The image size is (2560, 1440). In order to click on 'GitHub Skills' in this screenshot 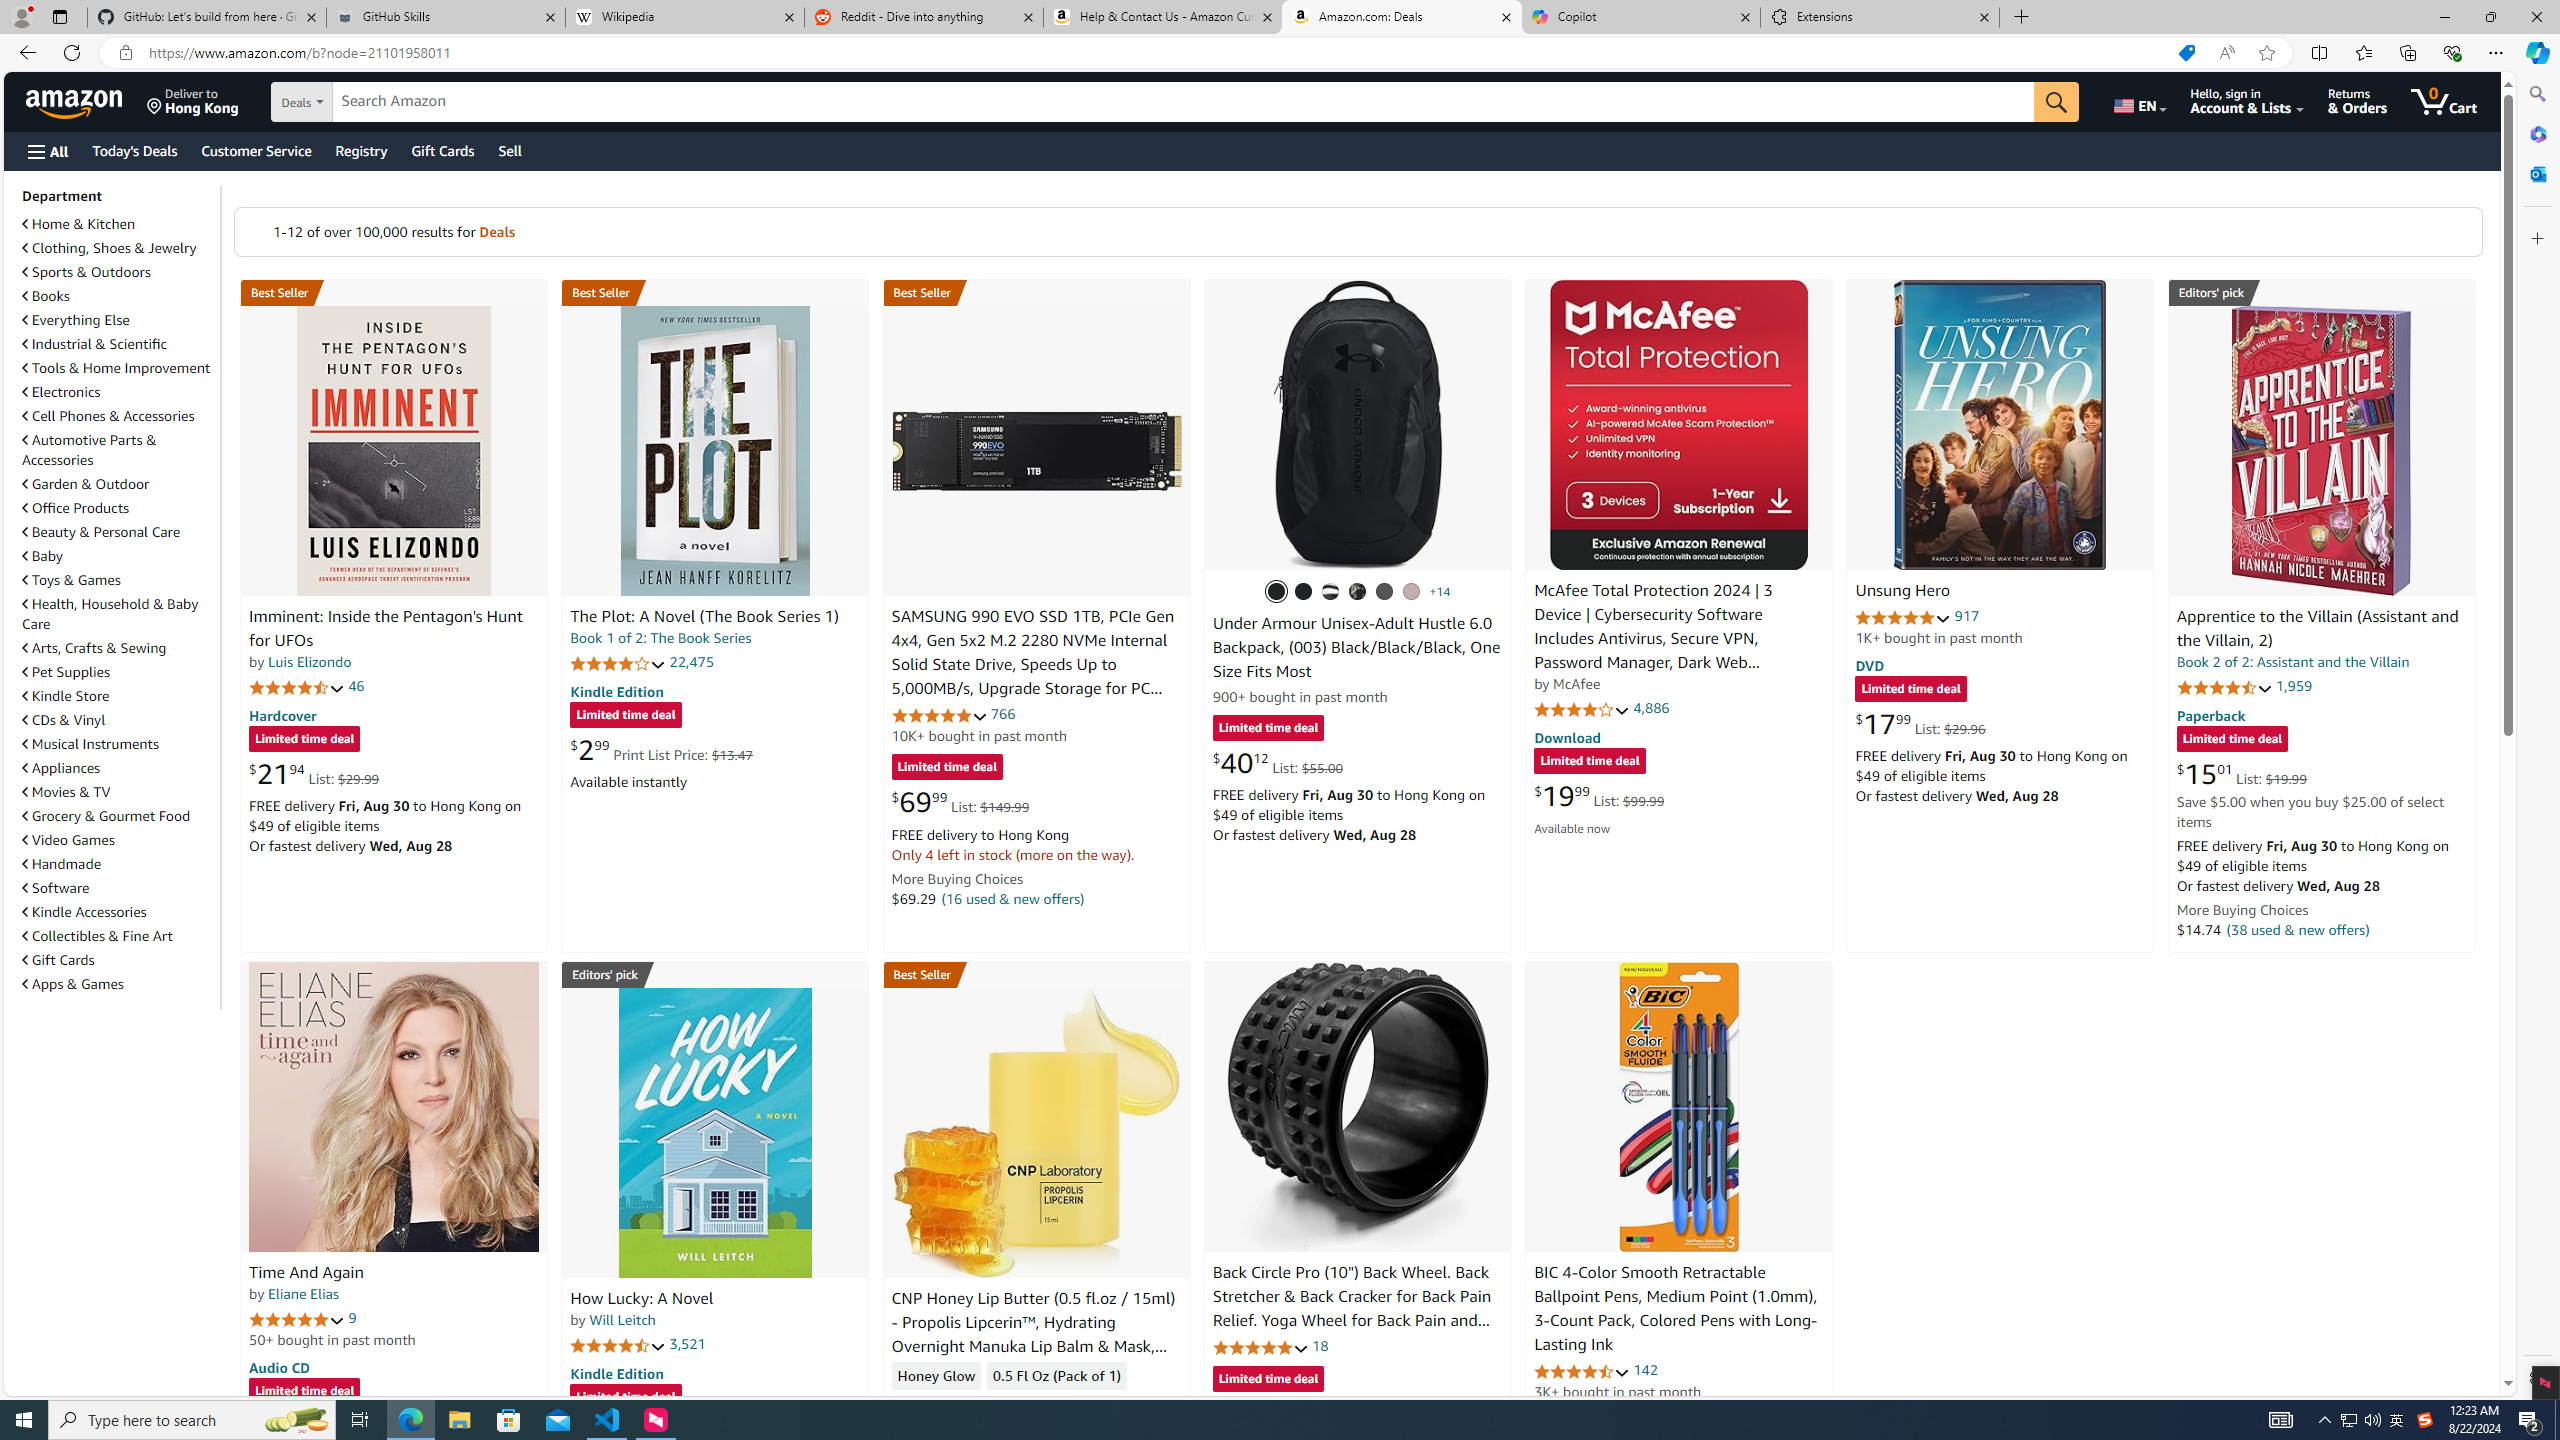, I will do `click(444, 16)`.